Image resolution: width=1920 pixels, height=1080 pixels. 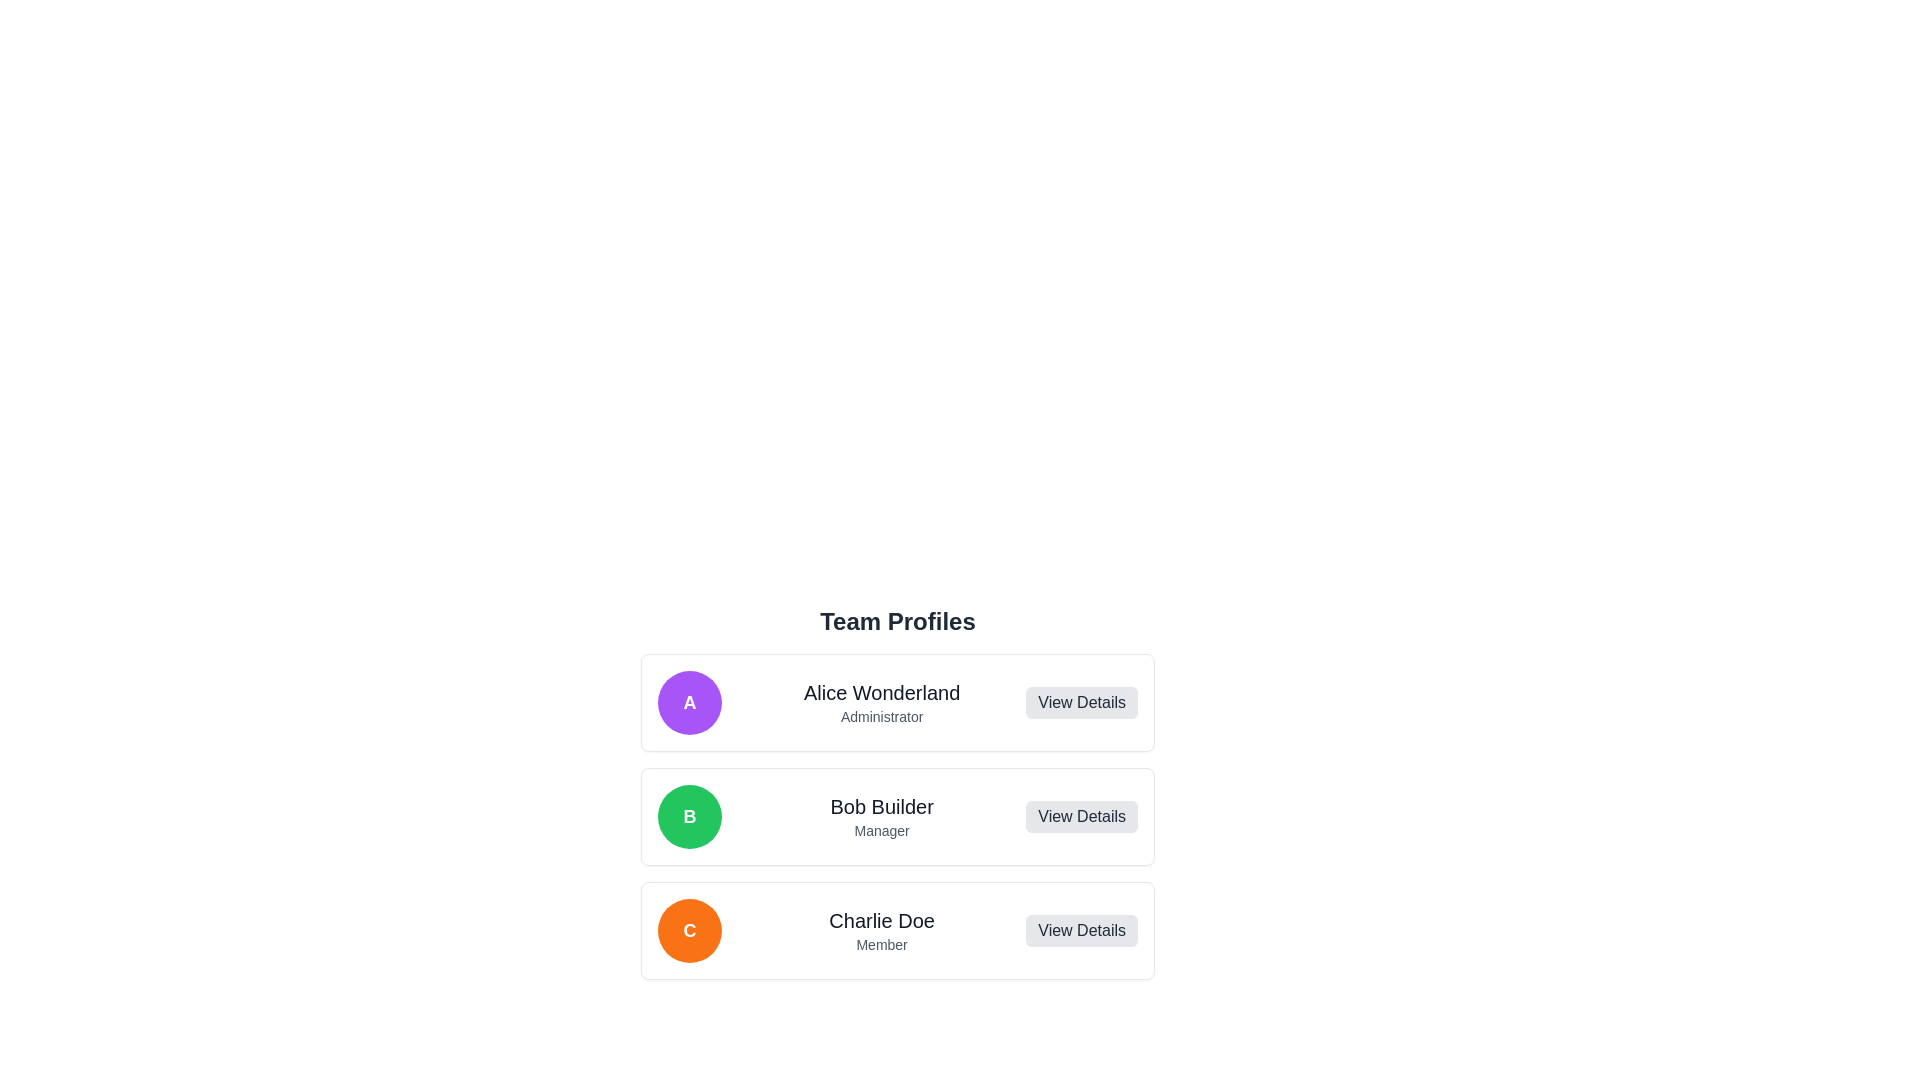 I want to click on the Profile Card that represents a user profile, which is the first card in a vertically stacked list and centrally aligned on the page, so click(x=896, y=701).